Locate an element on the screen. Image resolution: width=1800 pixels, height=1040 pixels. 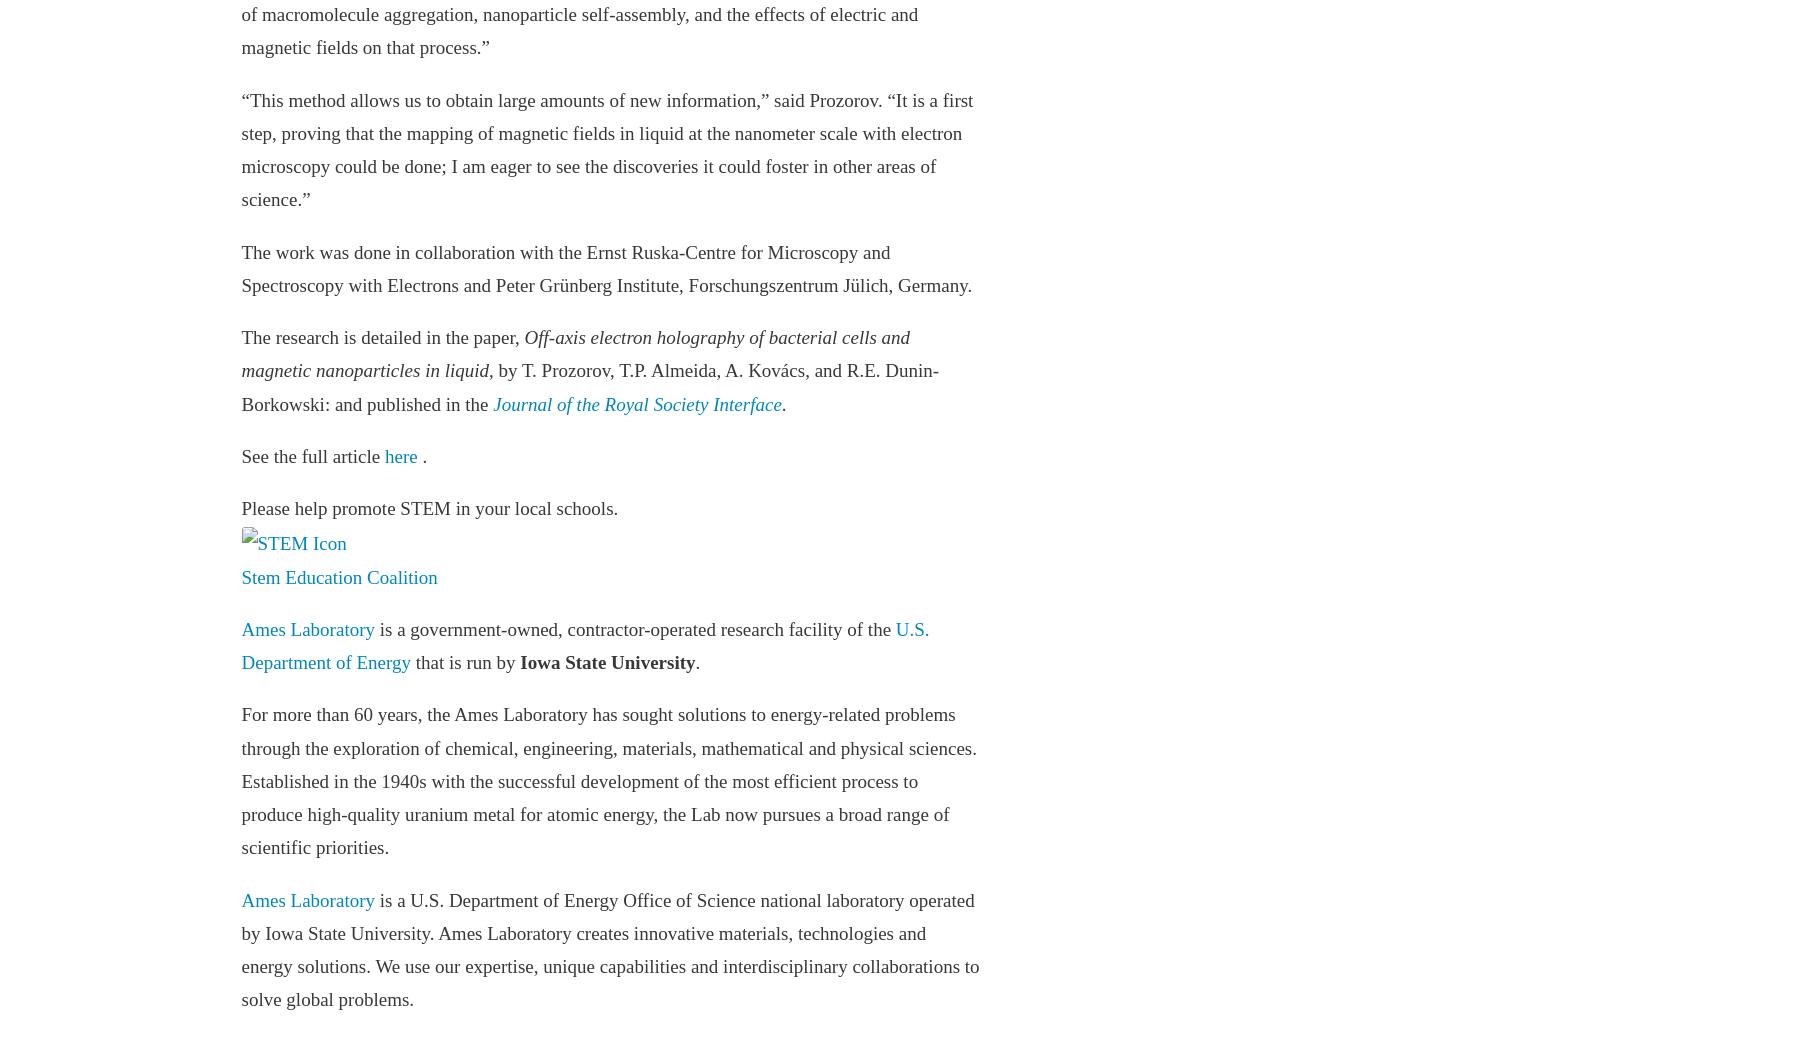
'is a government-owned, contractor-operated research facility of the' is located at coordinates (634, 627).